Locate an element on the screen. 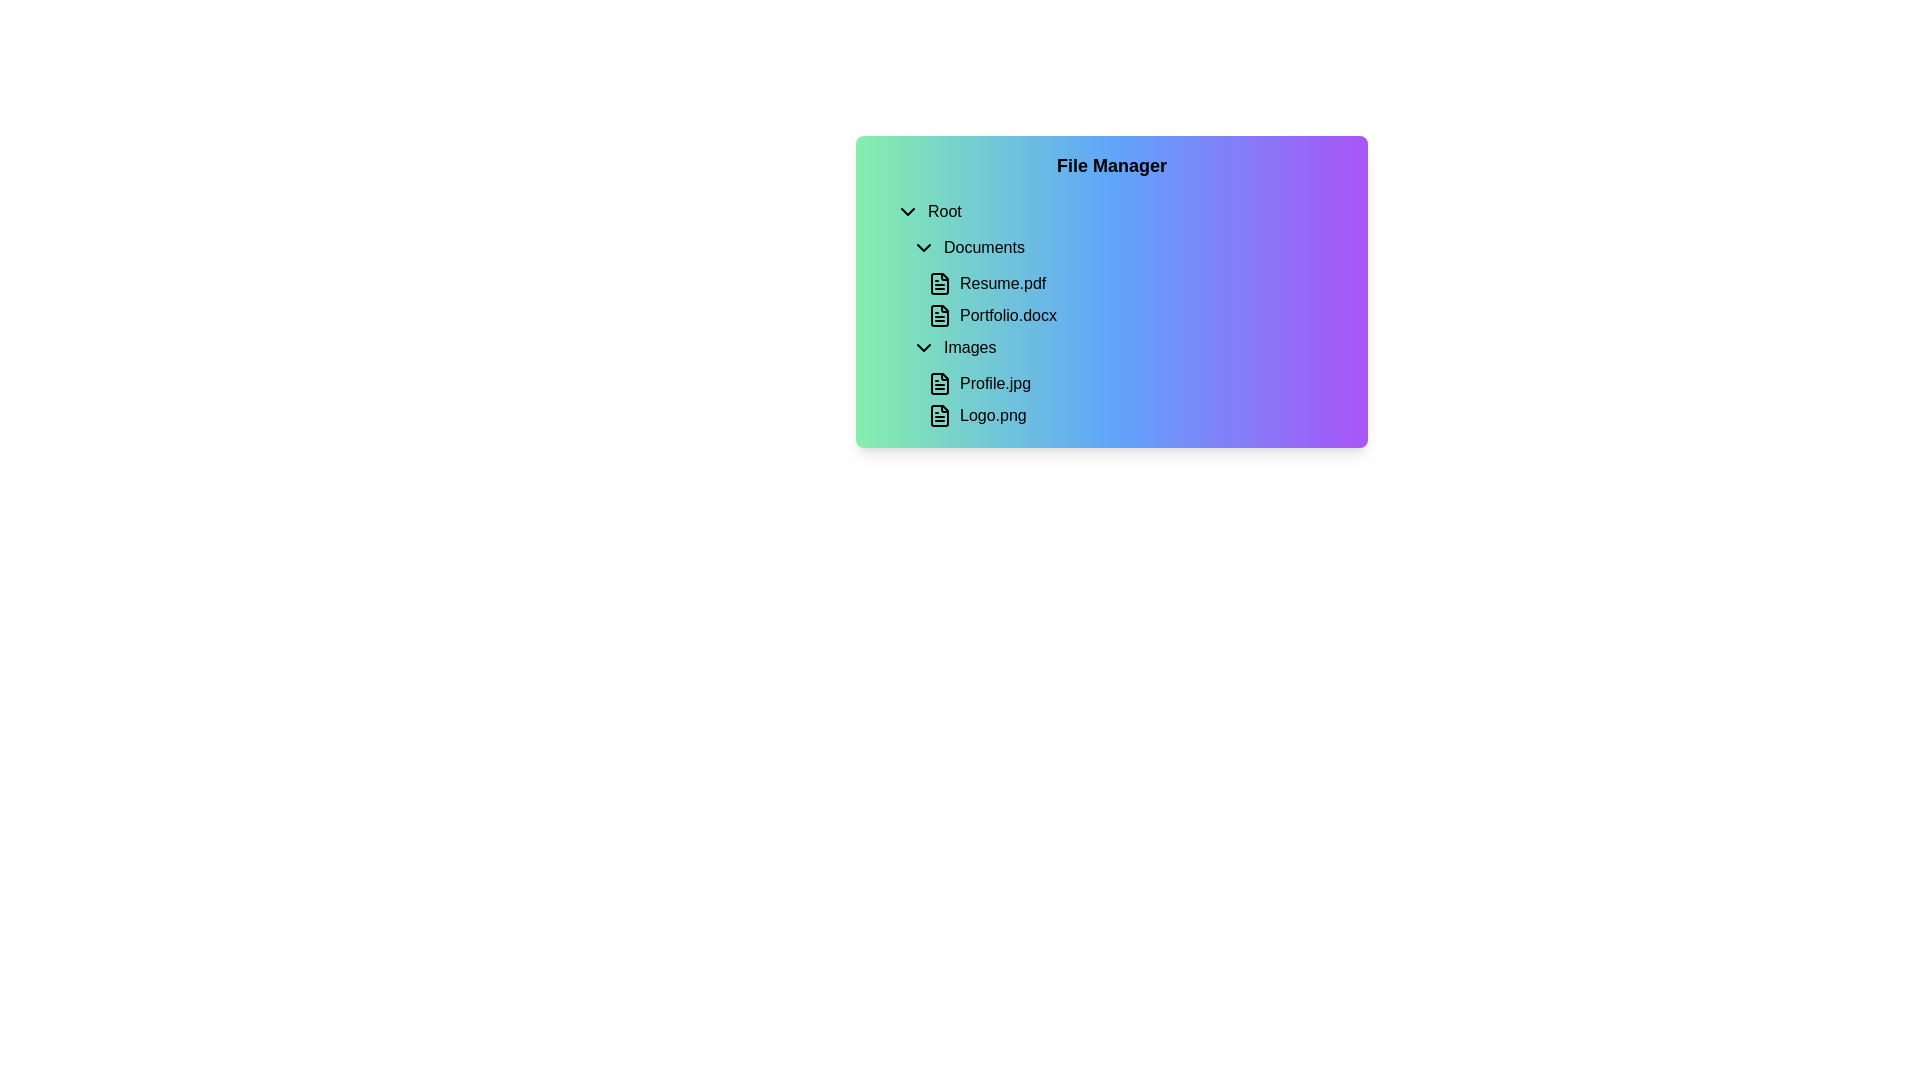 This screenshot has width=1920, height=1080. the text label representing the selectable file 'Resume.pdf' is located at coordinates (1003, 284).